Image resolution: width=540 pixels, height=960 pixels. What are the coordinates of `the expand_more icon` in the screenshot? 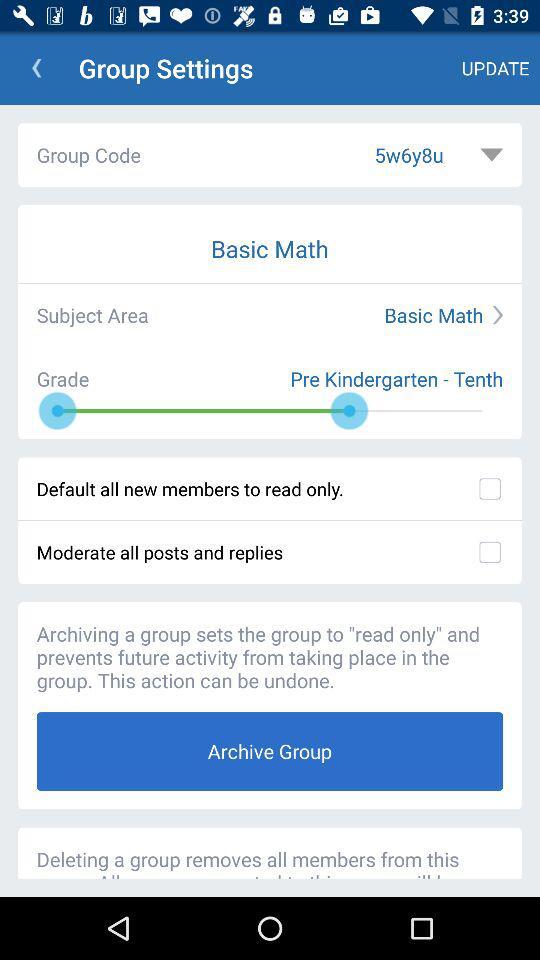 It's located at (490, 154).